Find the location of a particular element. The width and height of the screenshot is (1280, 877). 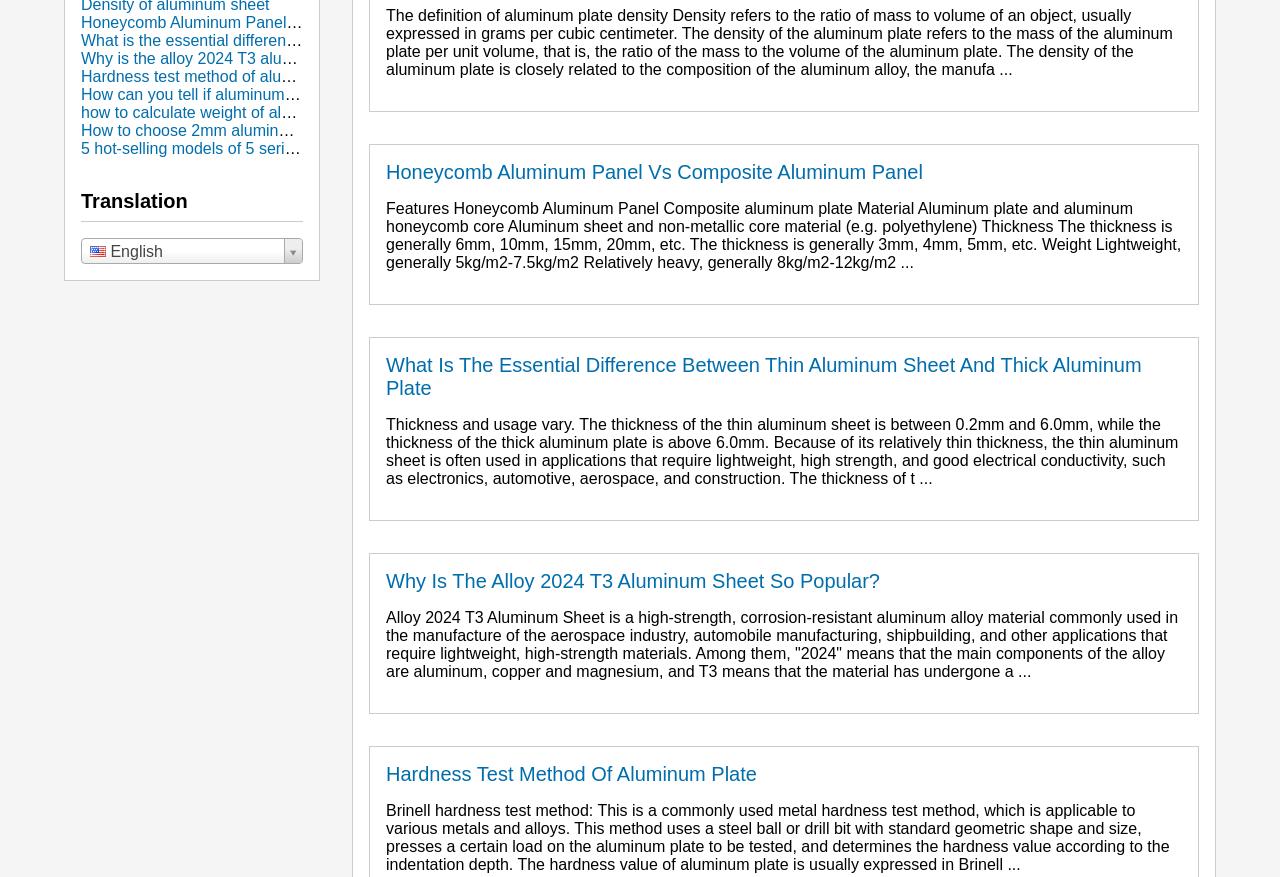

'The definition of aluminum plate density
Density refers to the ratio of mass to volume of an object, usually expressed in grams per cubic centimeter. The density of the aluminum plate refers to the mass of the aluminum plate per unit volume, that is, the ratio of the mass to the volume of the aluminum plate. The density of the aluminum plate is closely related to the composition of the aluminum alloy, the manufa ...' is located at coordinates (386, 41).